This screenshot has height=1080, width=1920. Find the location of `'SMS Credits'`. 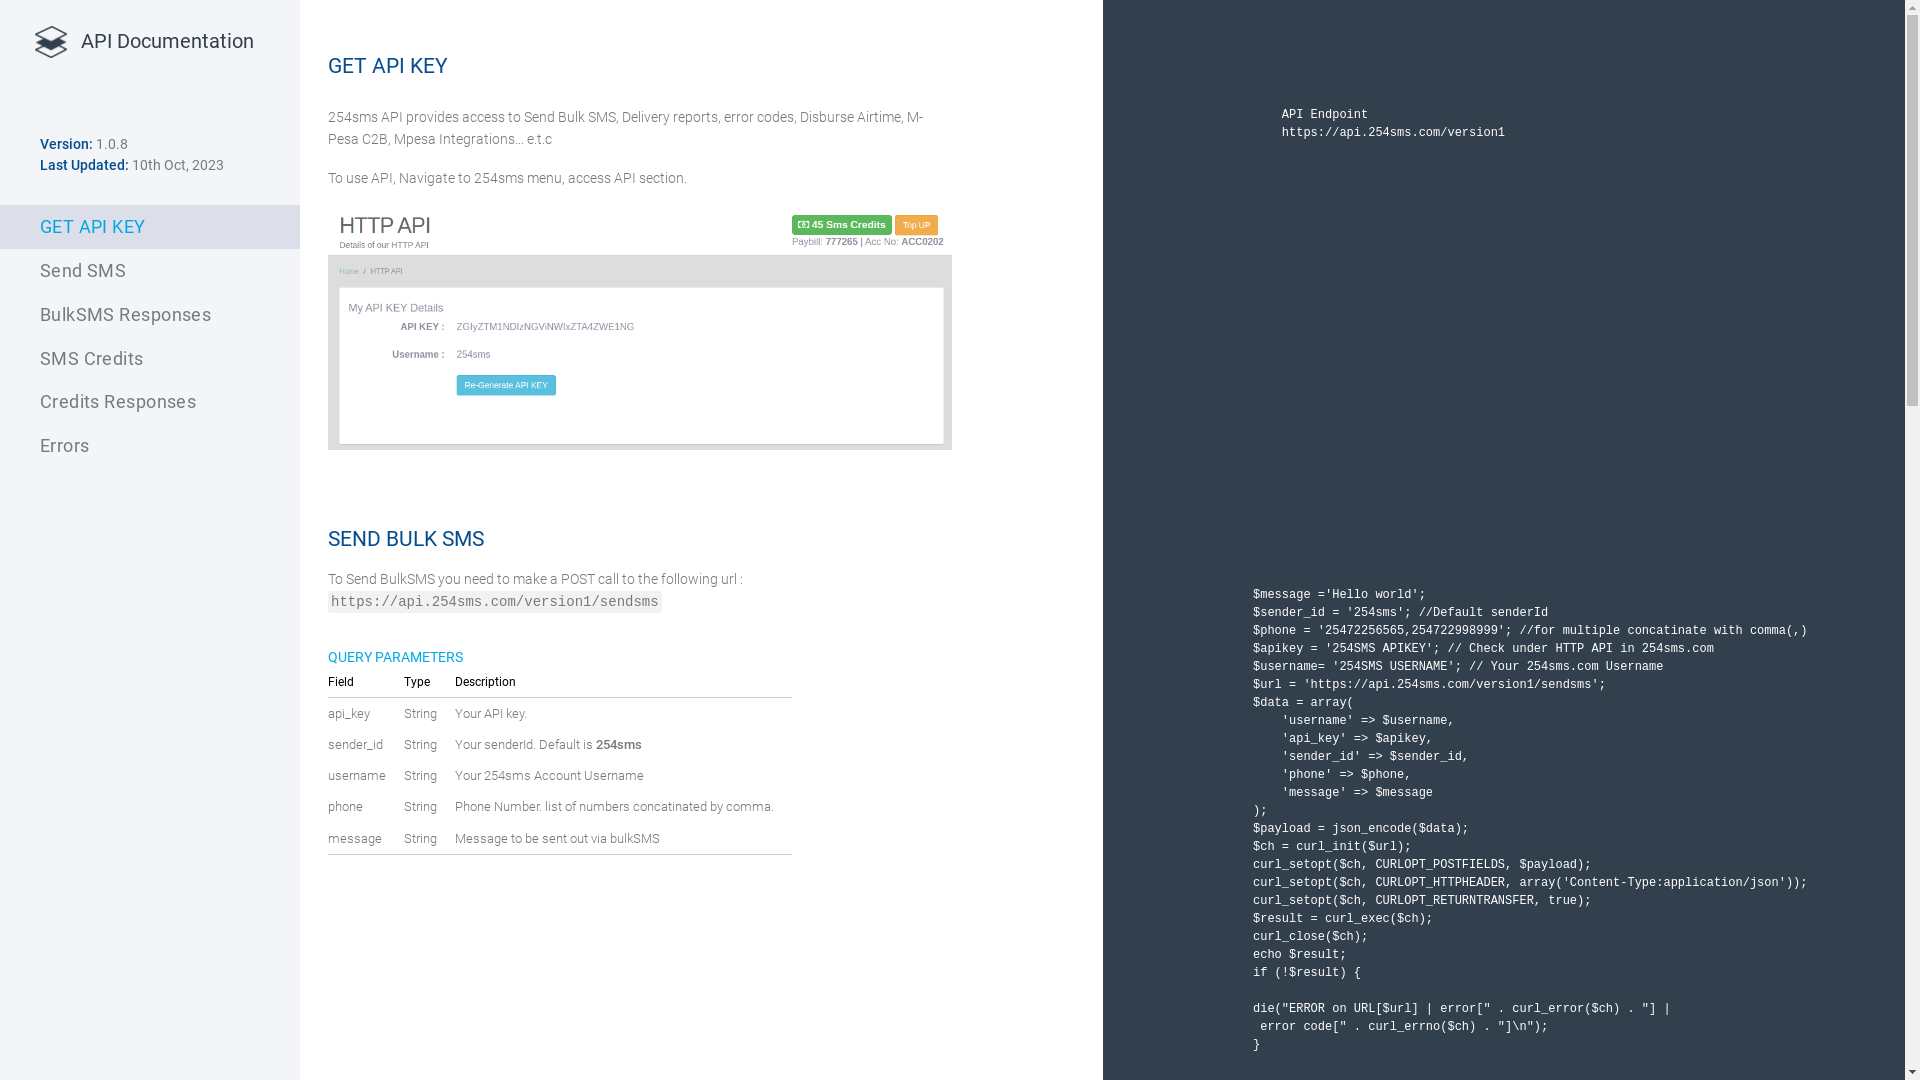

'SMS Credits' is located at coordinates (0, 357).